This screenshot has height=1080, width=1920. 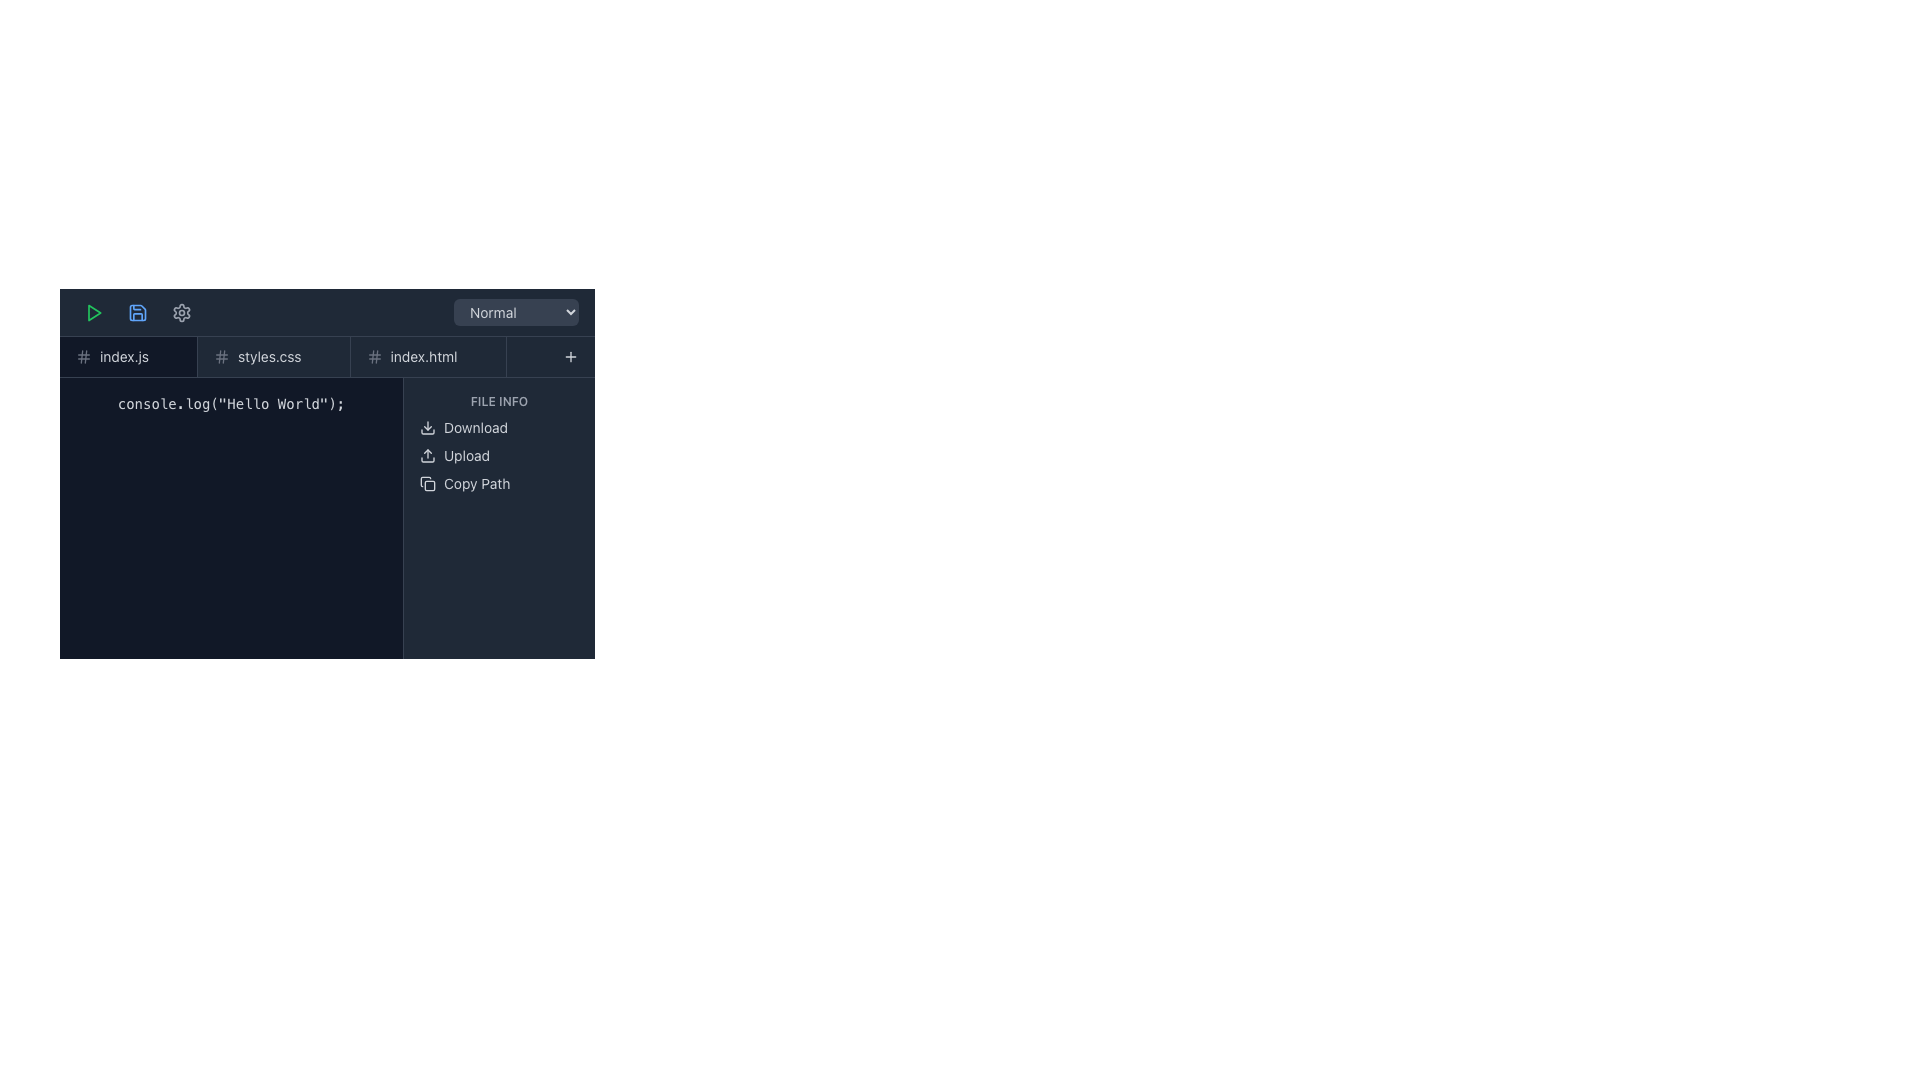 What do you see at coordinates (182, 312) in the screenshot?
I see `the settings icon button, which is the third item in the horizontal navbar, located between the save icon and the 'Normal' dropdown menu` at bounding box center [182, 312].